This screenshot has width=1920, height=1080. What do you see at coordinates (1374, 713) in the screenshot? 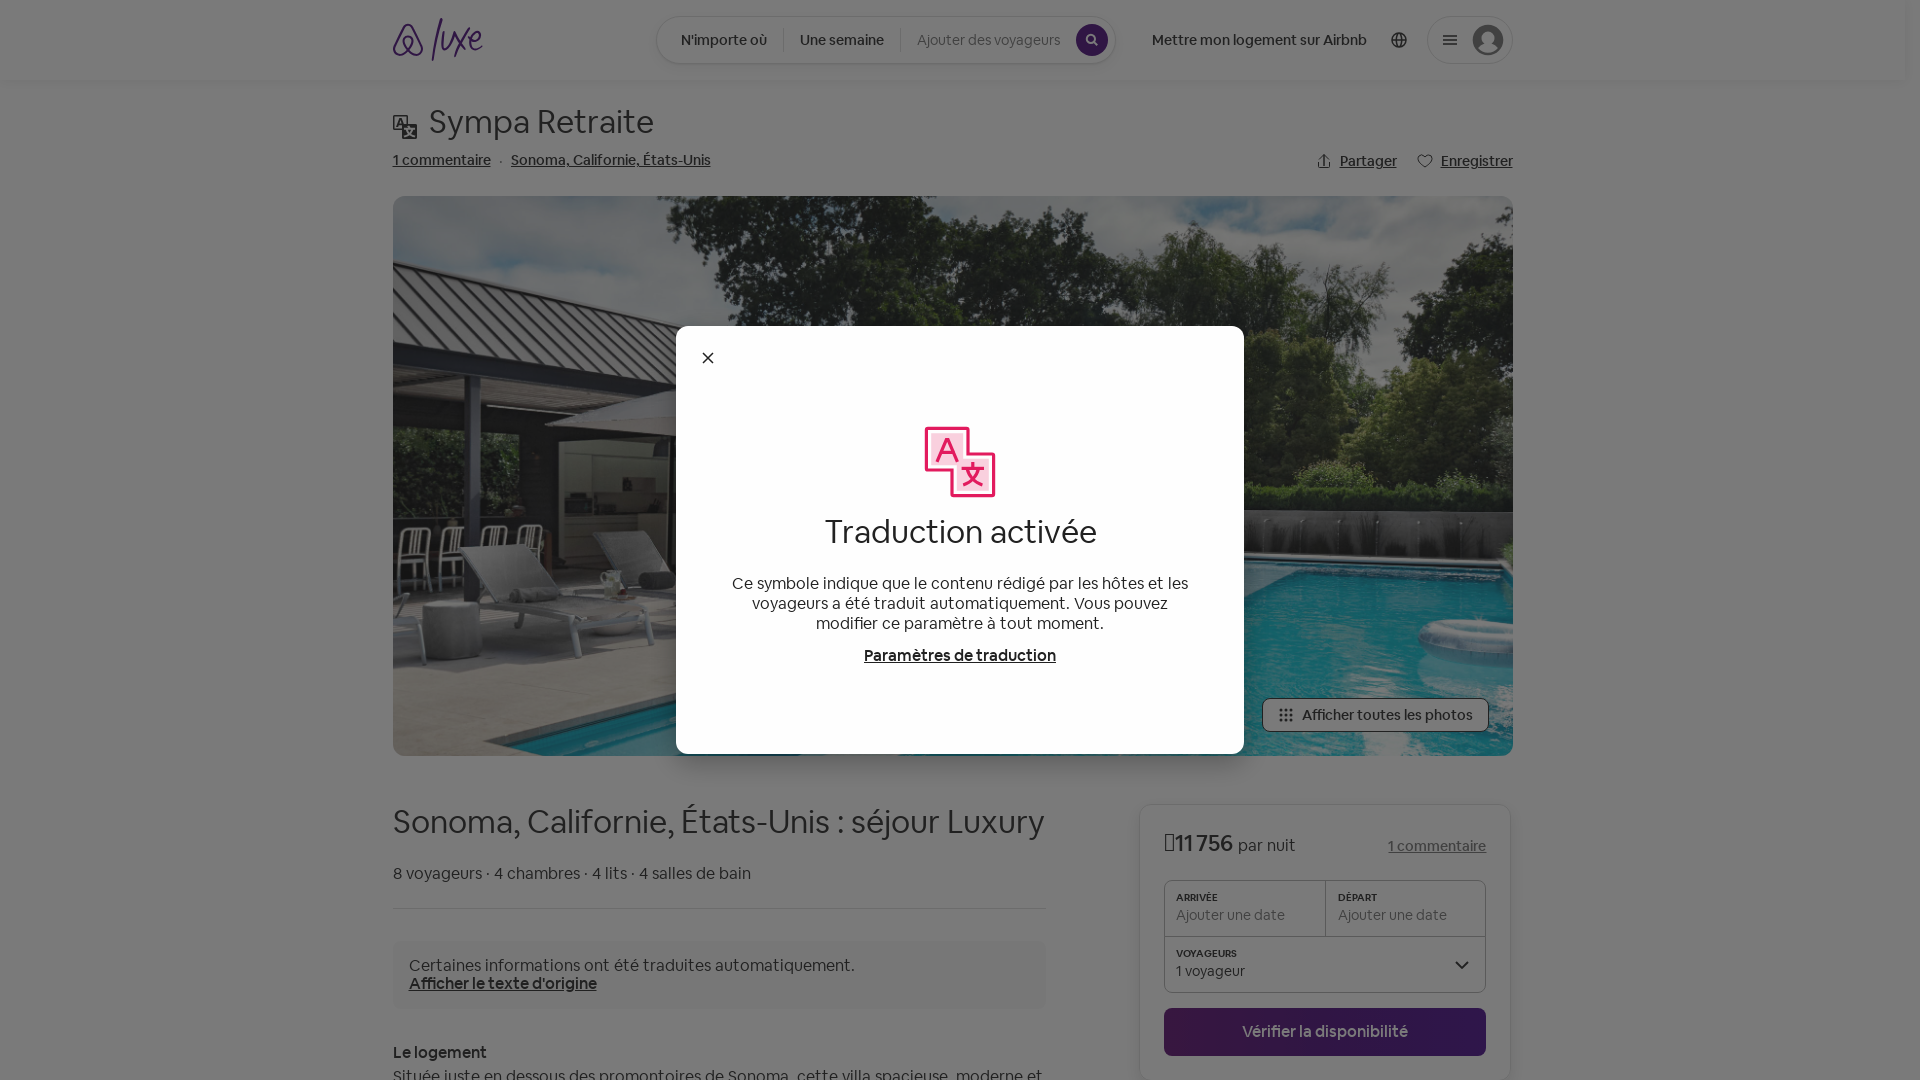
I see `'Afficher toutes les photos'` at bounding box center [1374, 713].